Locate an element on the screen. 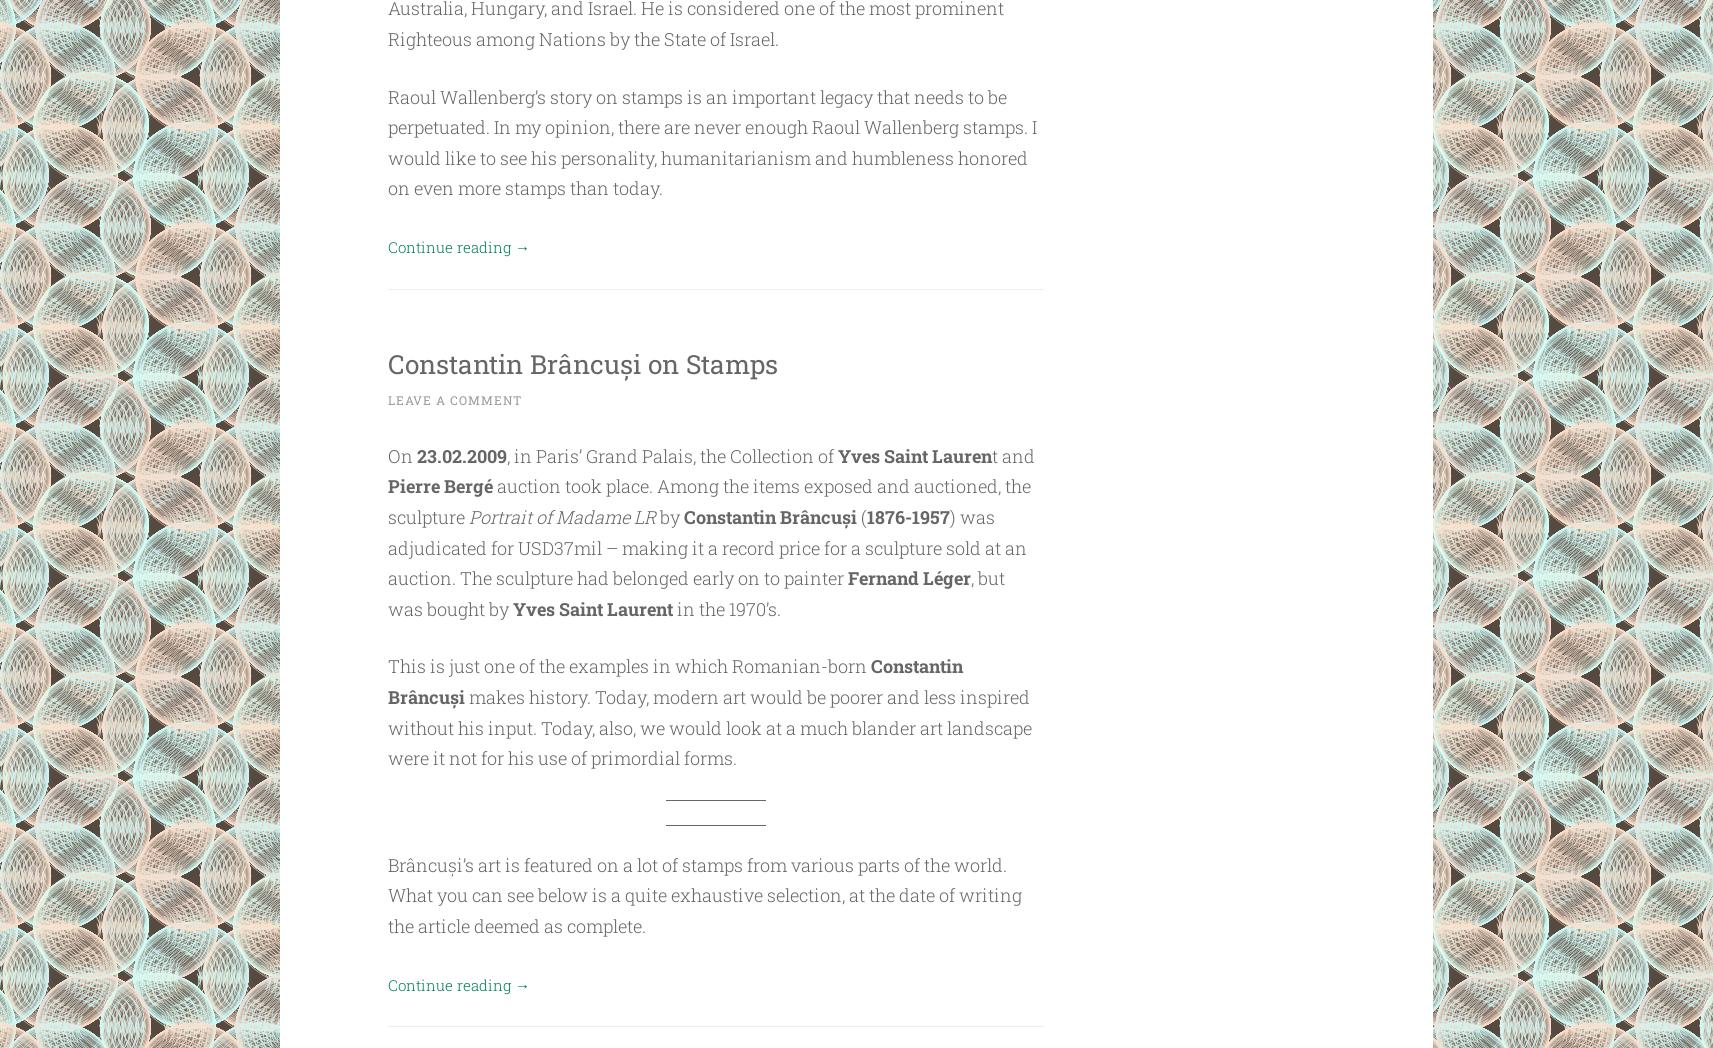  'Pierre Bergé' is located at coordinates (439, 485).